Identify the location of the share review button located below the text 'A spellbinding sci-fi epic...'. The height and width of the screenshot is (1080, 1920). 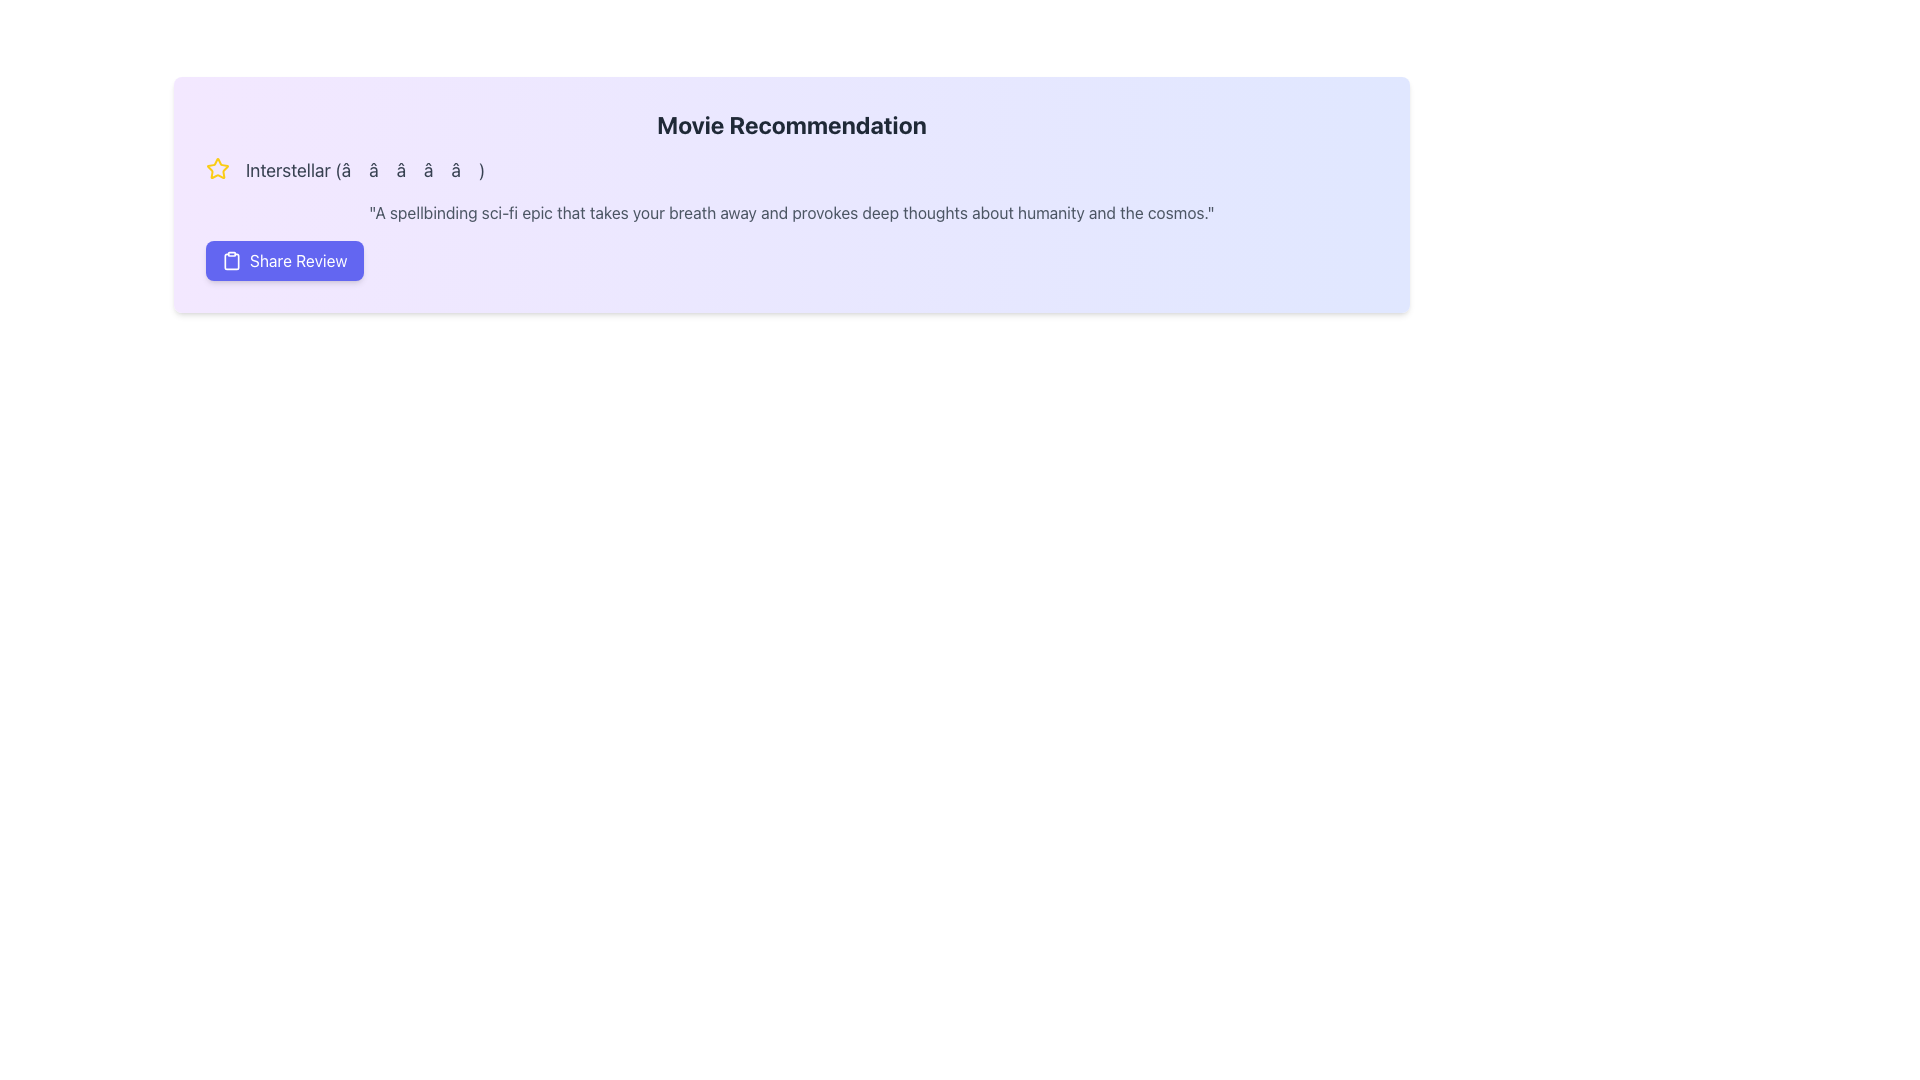
(283, 260).